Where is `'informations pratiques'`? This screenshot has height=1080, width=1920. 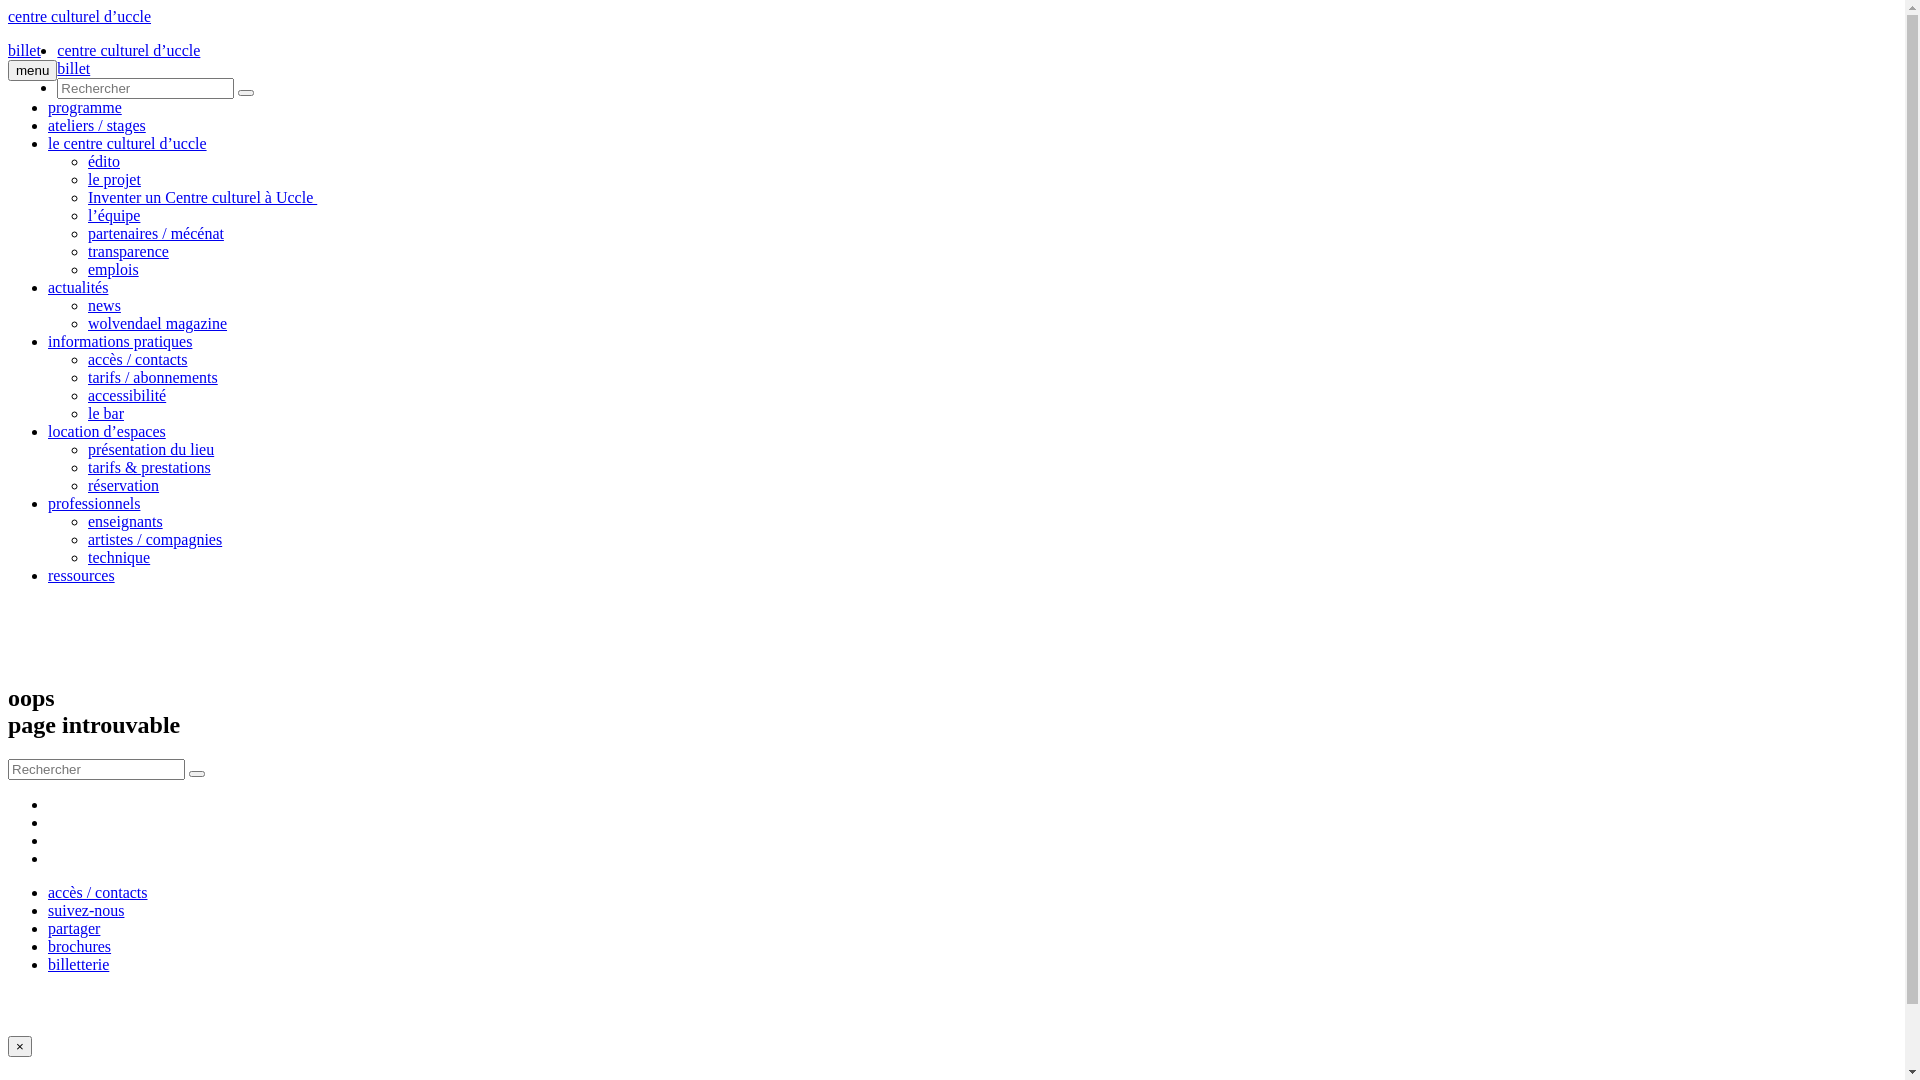
'informations pratiques' is located at coordinates (119, 340).